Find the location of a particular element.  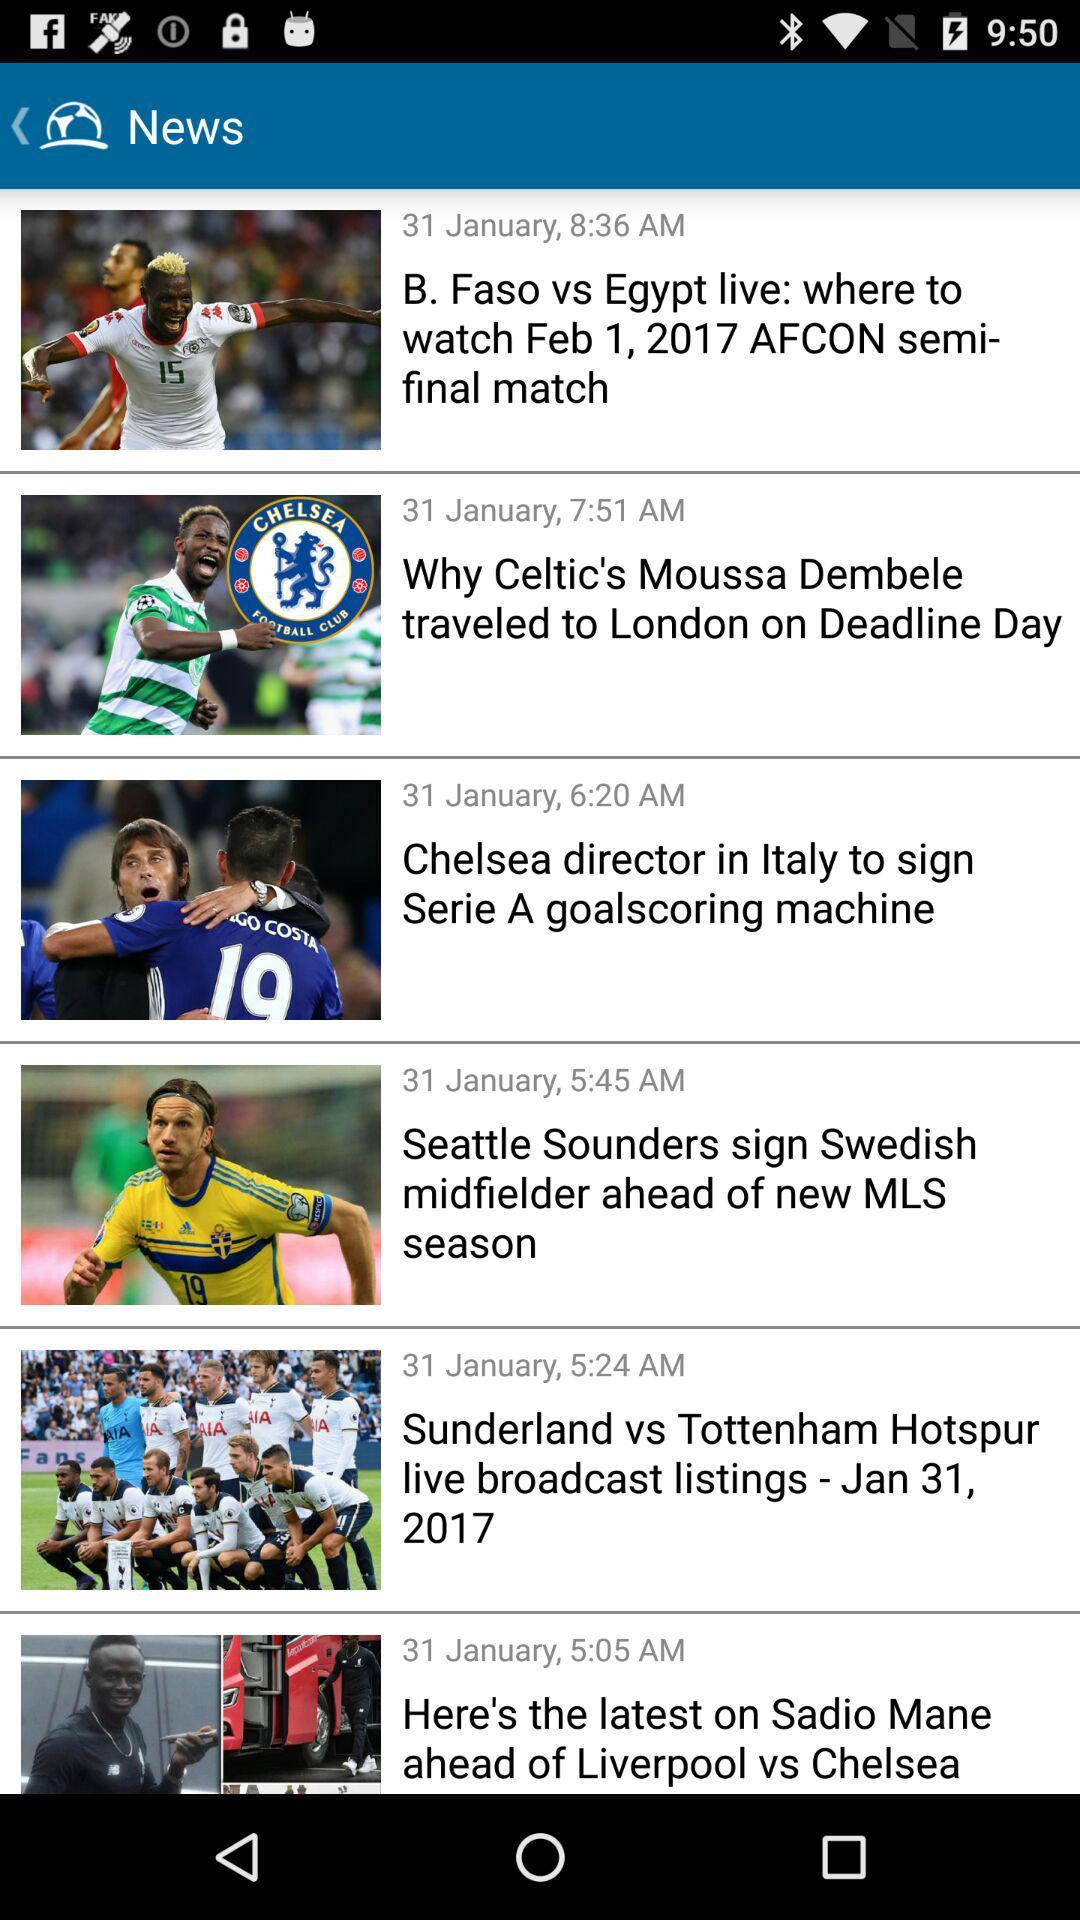

item below the 31 january 5 is located at coordinates (734, 1191).